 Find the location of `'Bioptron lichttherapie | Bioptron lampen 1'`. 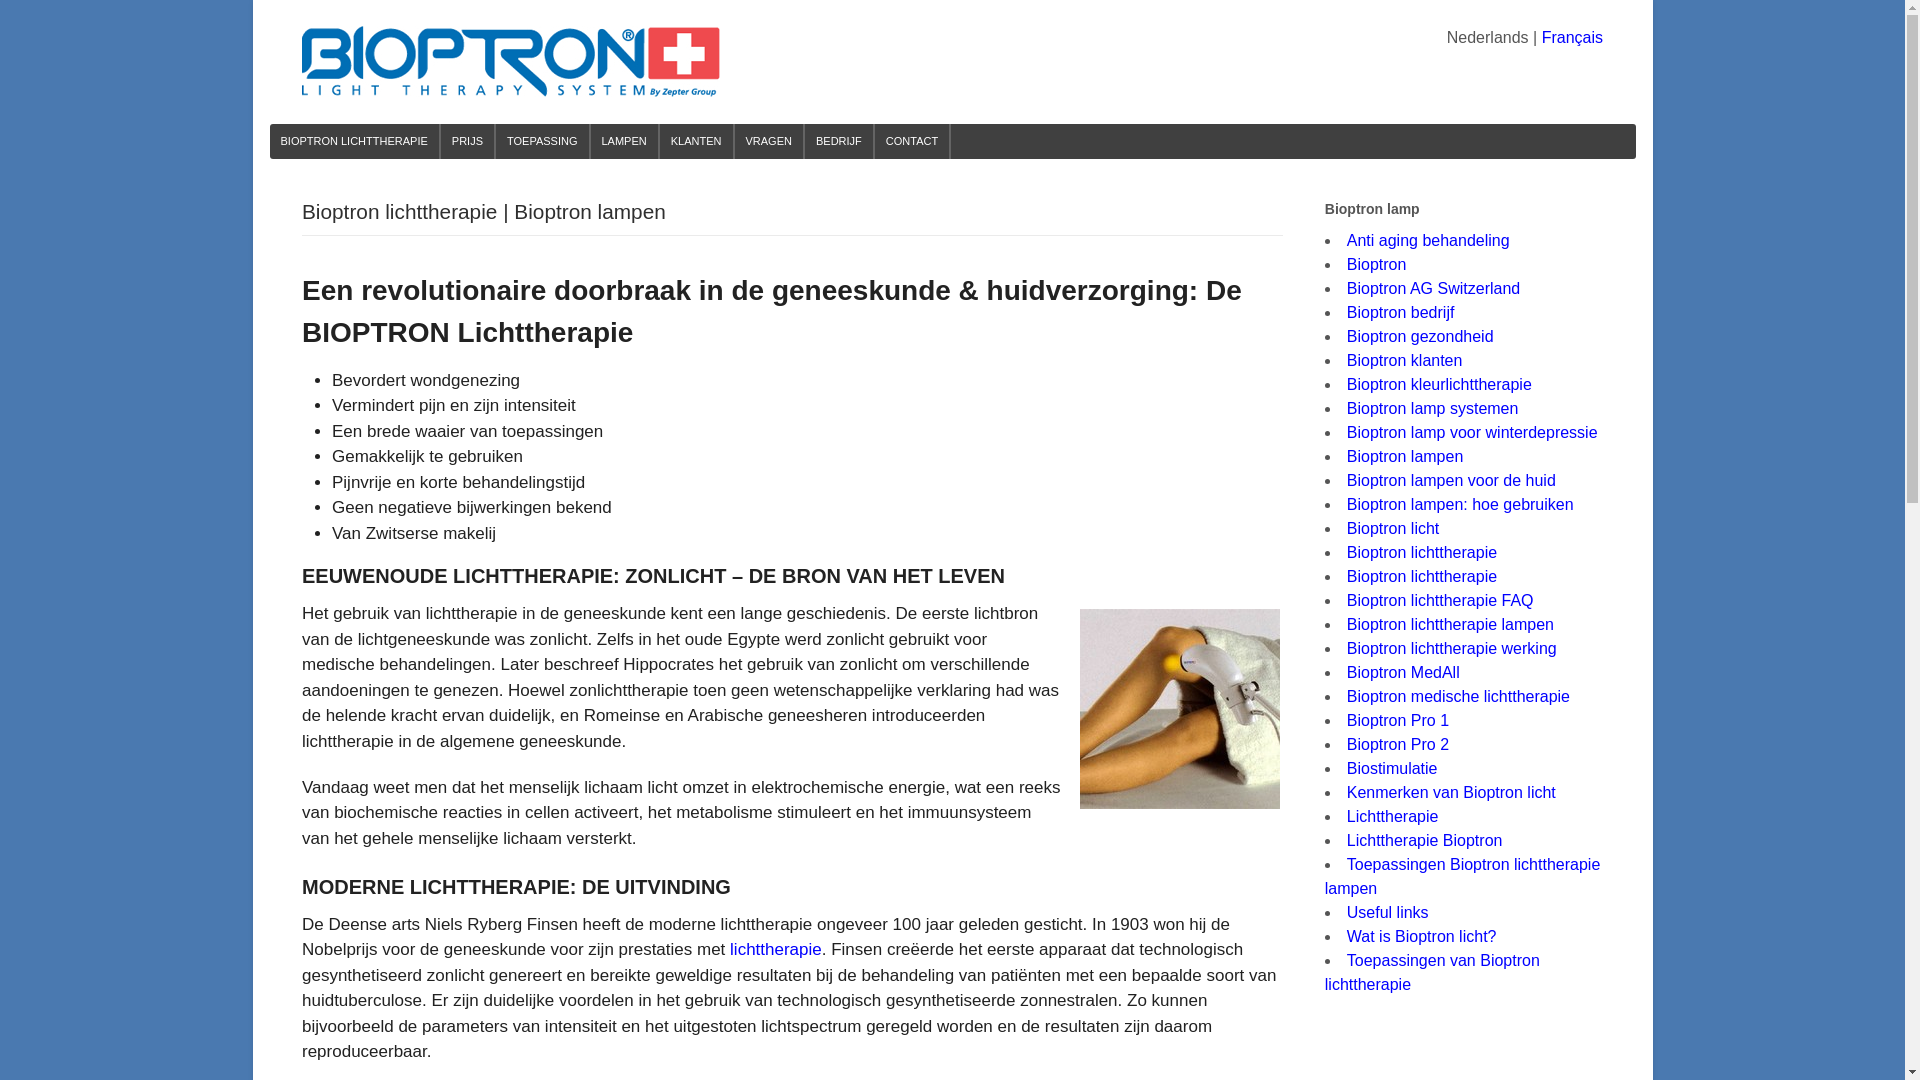

'Bioptron lichttherapie | Bioptron lampen 1' is located at coordinates (1180, 708).